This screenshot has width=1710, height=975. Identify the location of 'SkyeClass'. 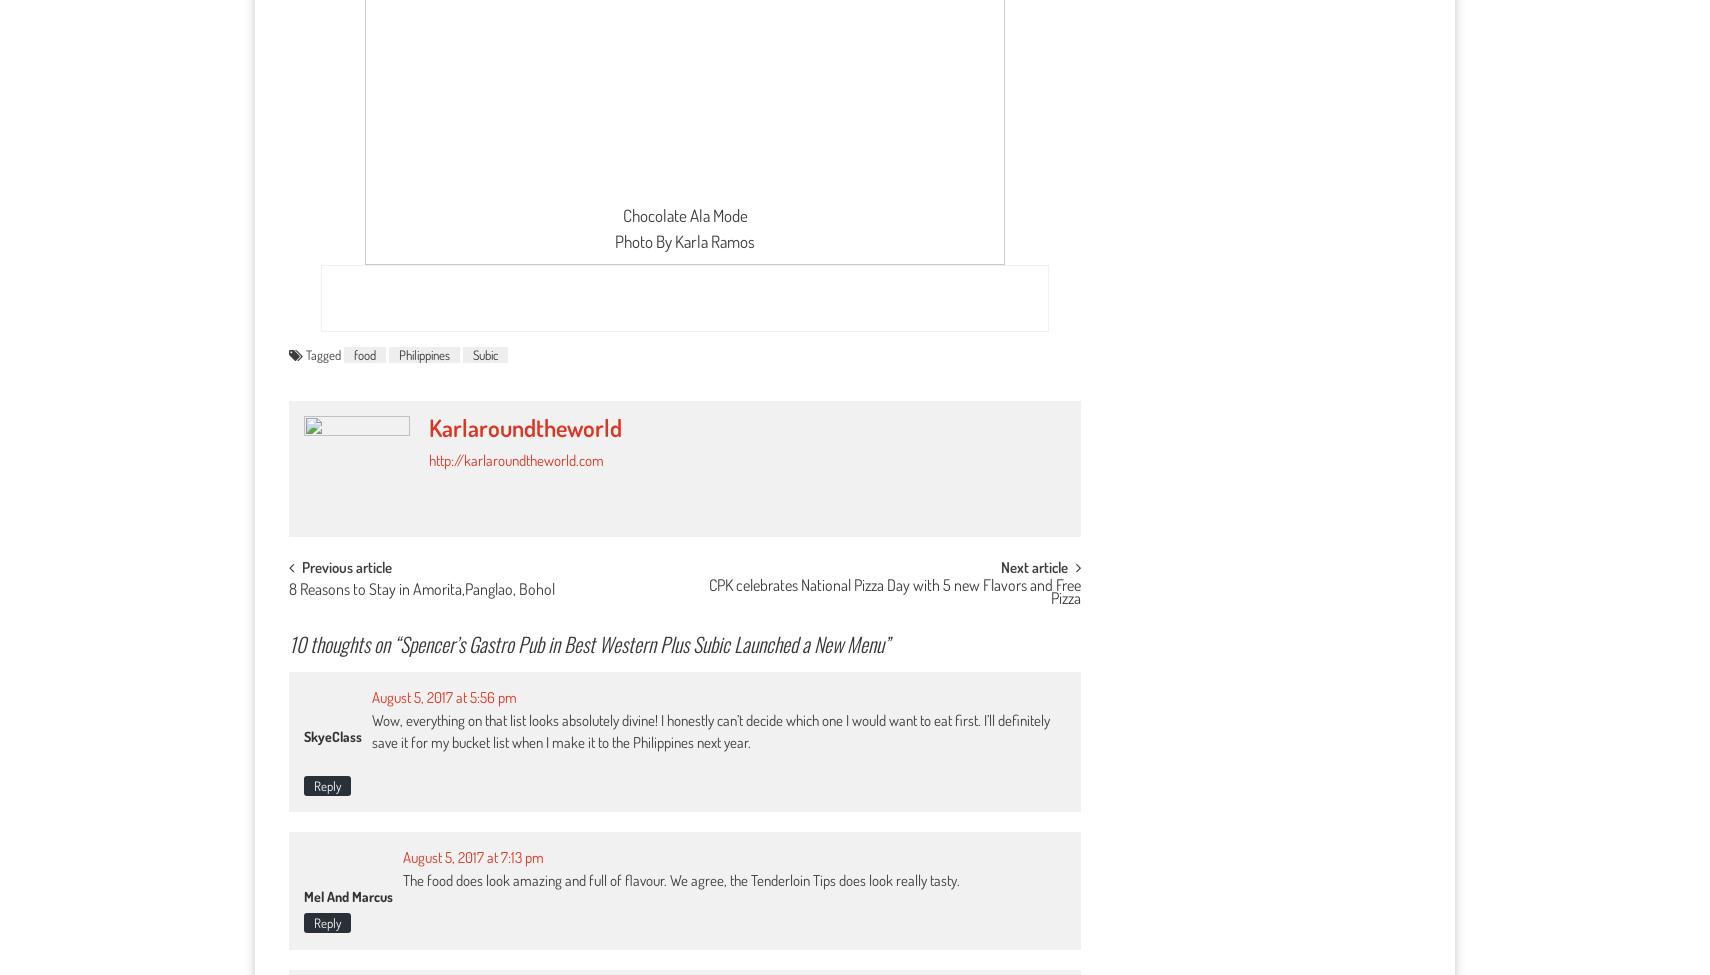
(303, 735).